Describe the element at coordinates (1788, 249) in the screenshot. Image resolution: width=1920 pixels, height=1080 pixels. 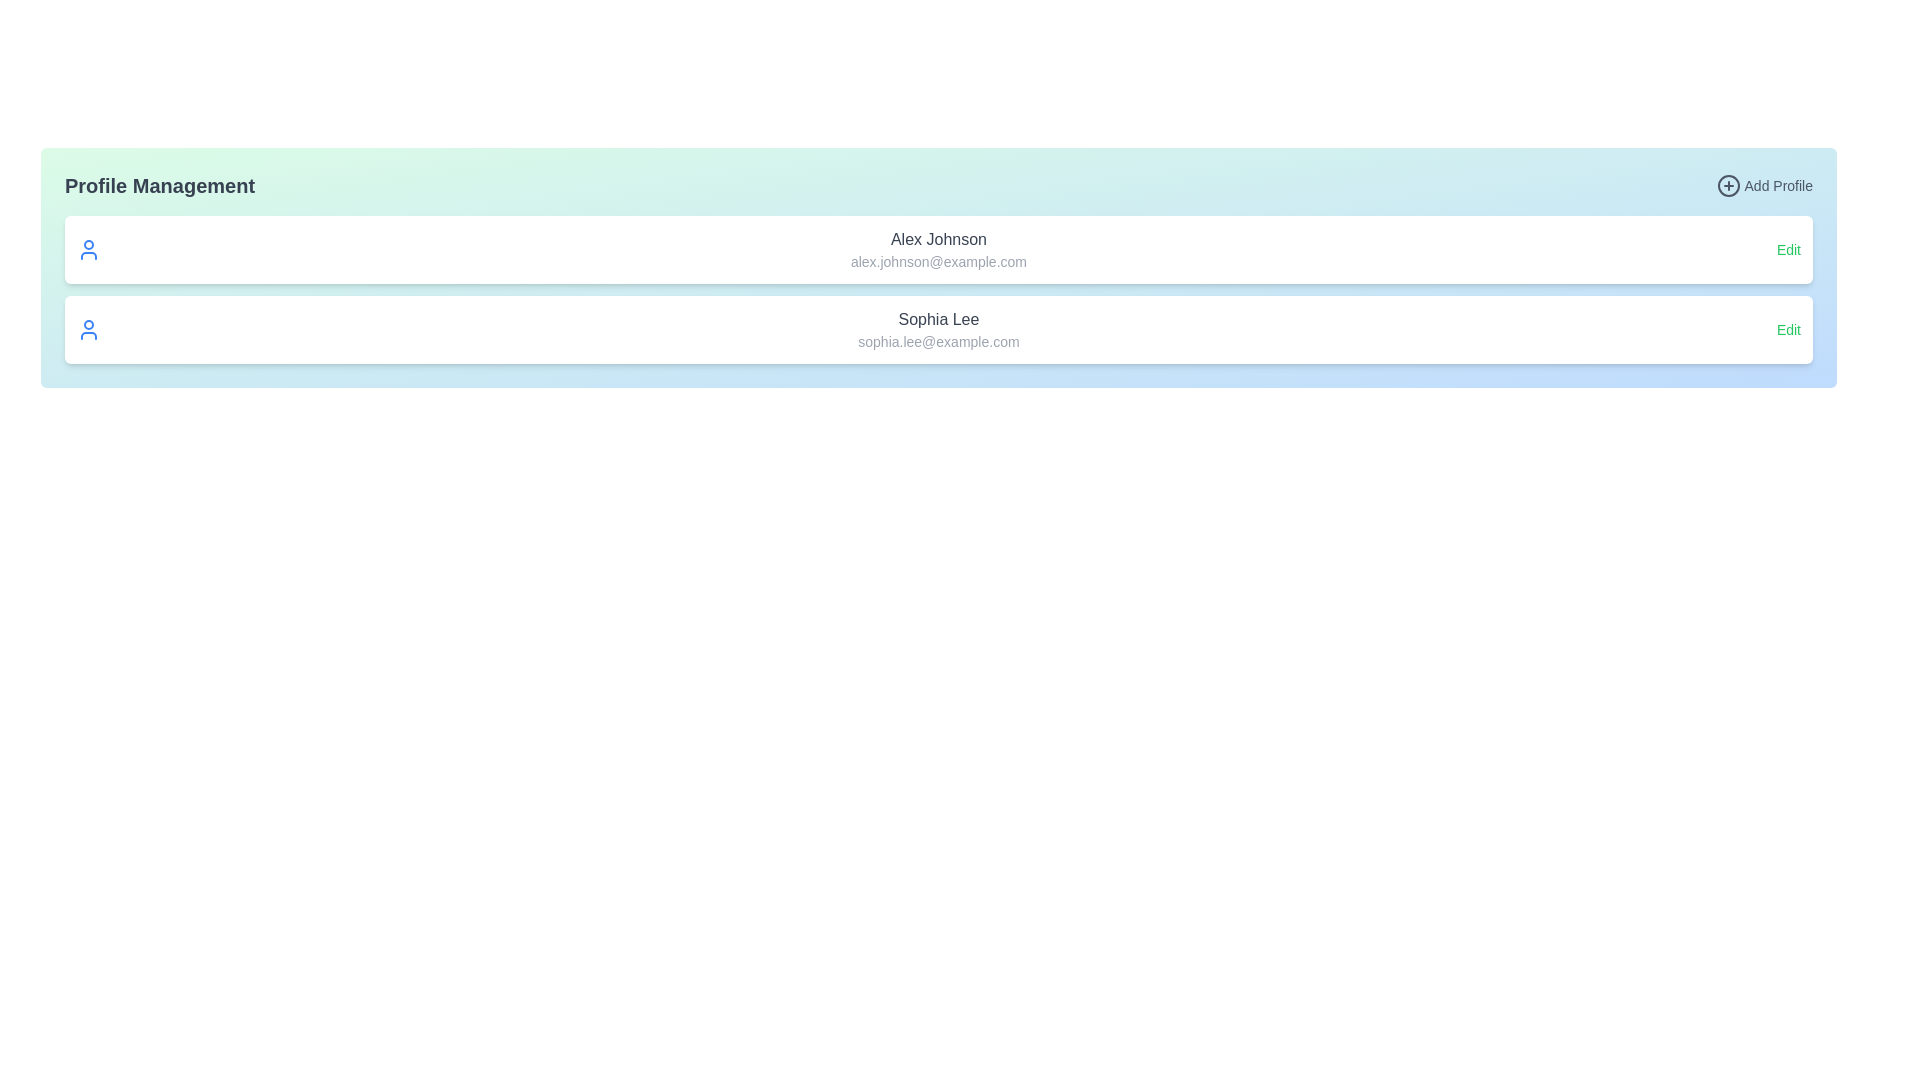
I see `the 'Edit' hyperlink link in green color for the user profile entry of 'Alex Johnson'` at that location.